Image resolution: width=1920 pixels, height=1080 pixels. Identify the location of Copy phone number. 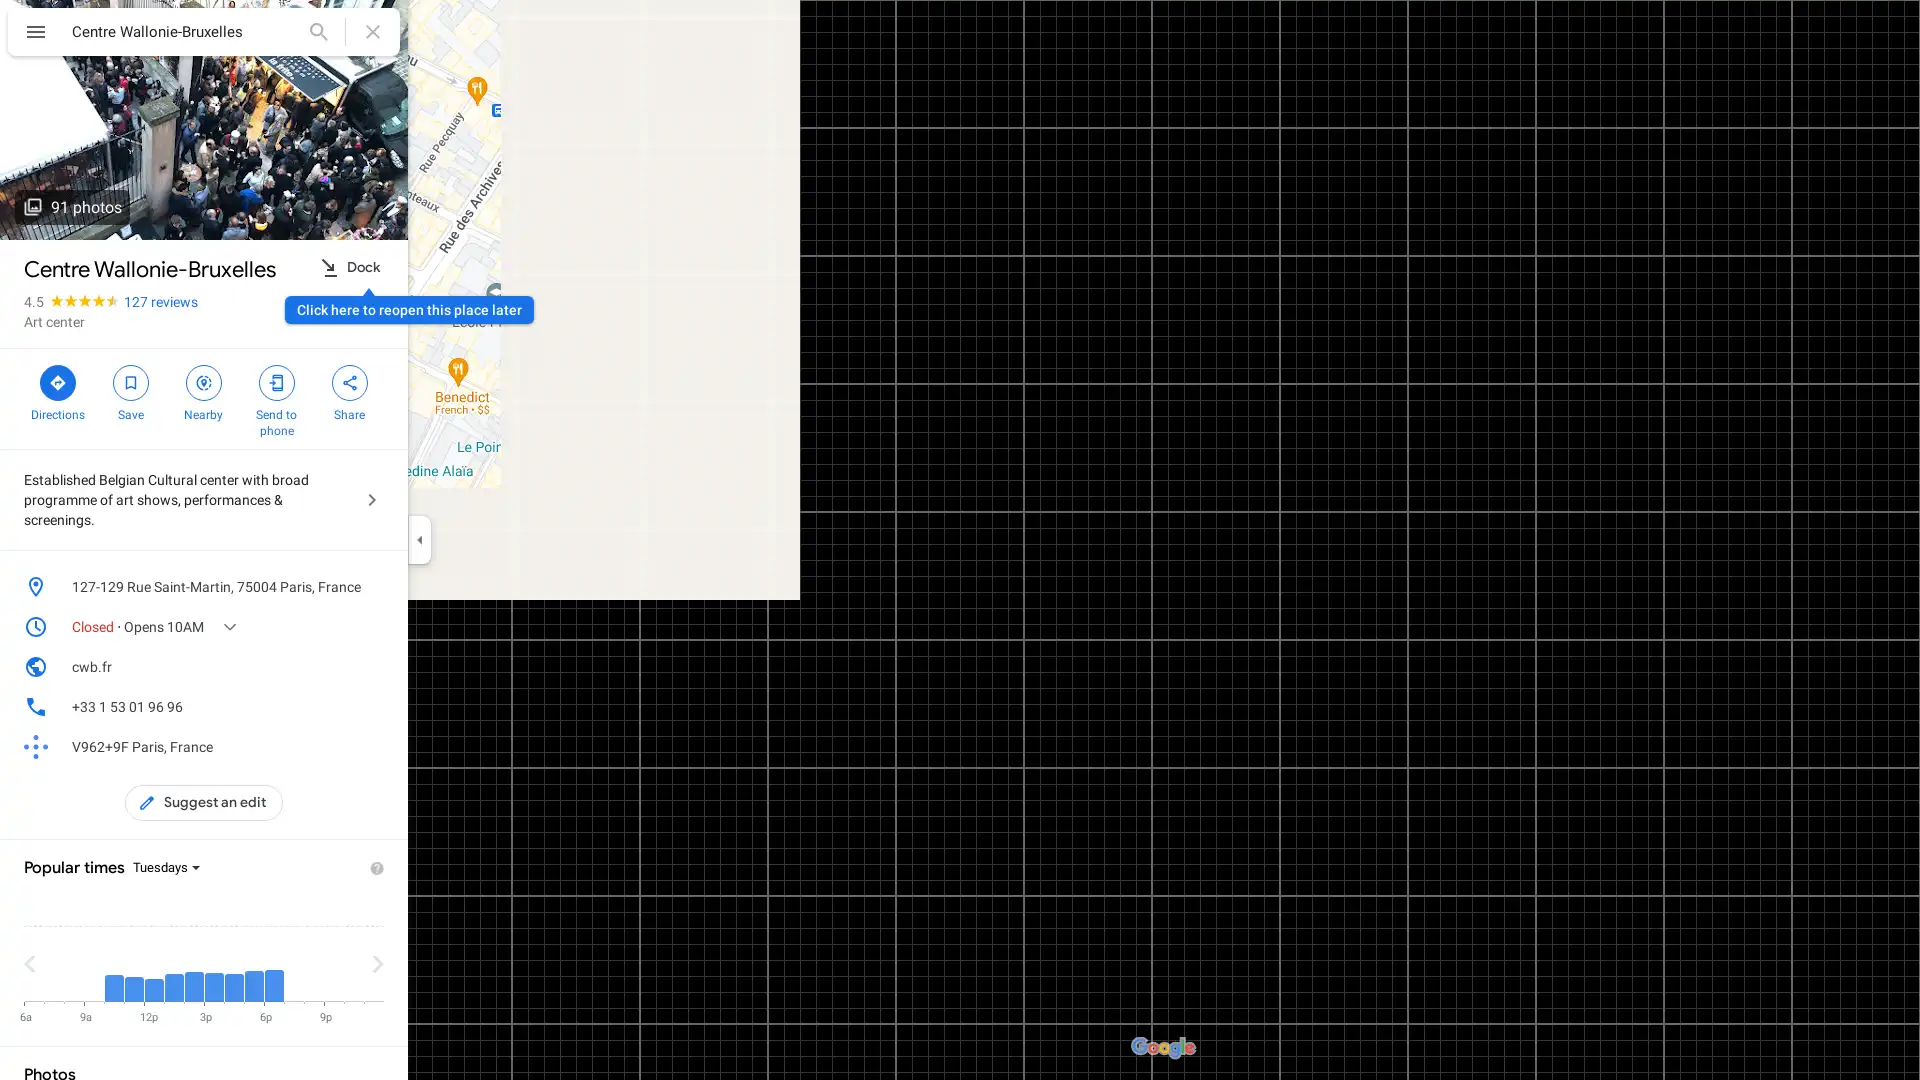
(344, 705).